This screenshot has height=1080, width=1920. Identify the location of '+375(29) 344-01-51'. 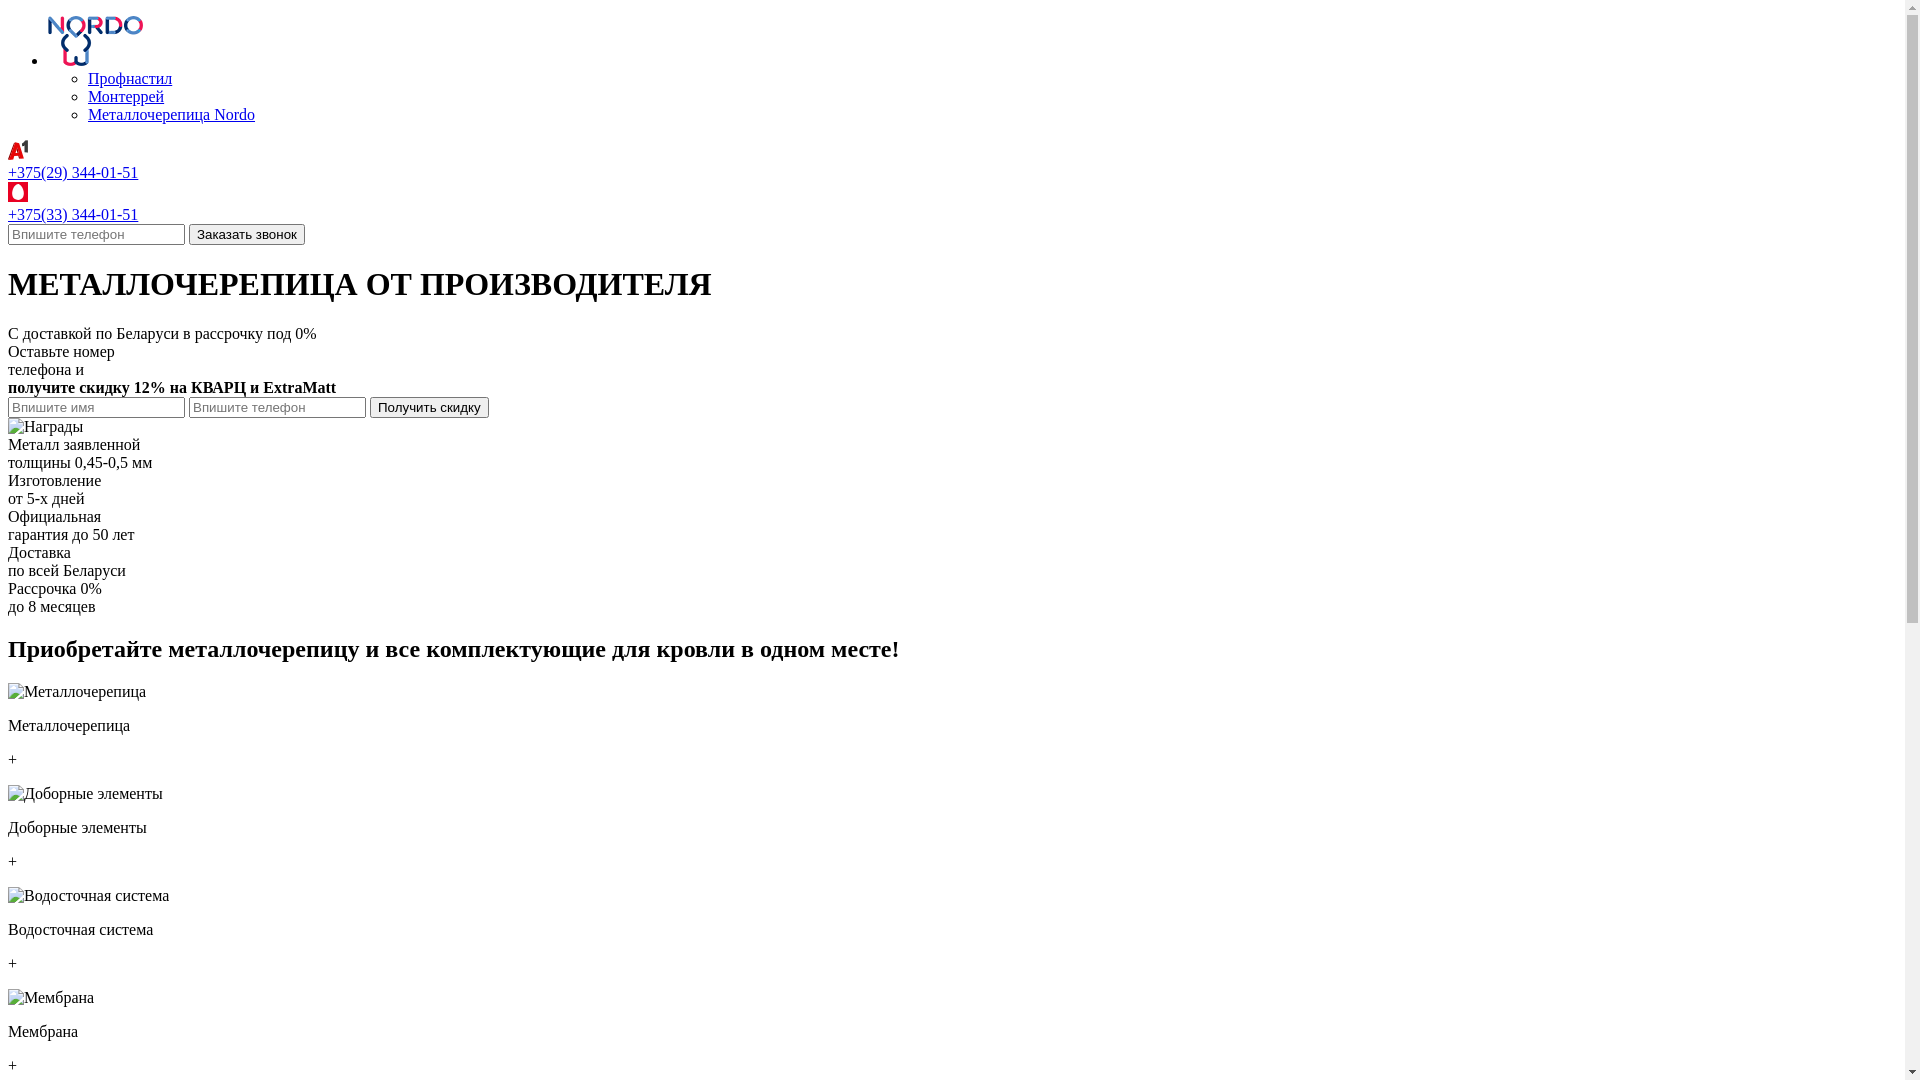
(72, 171).